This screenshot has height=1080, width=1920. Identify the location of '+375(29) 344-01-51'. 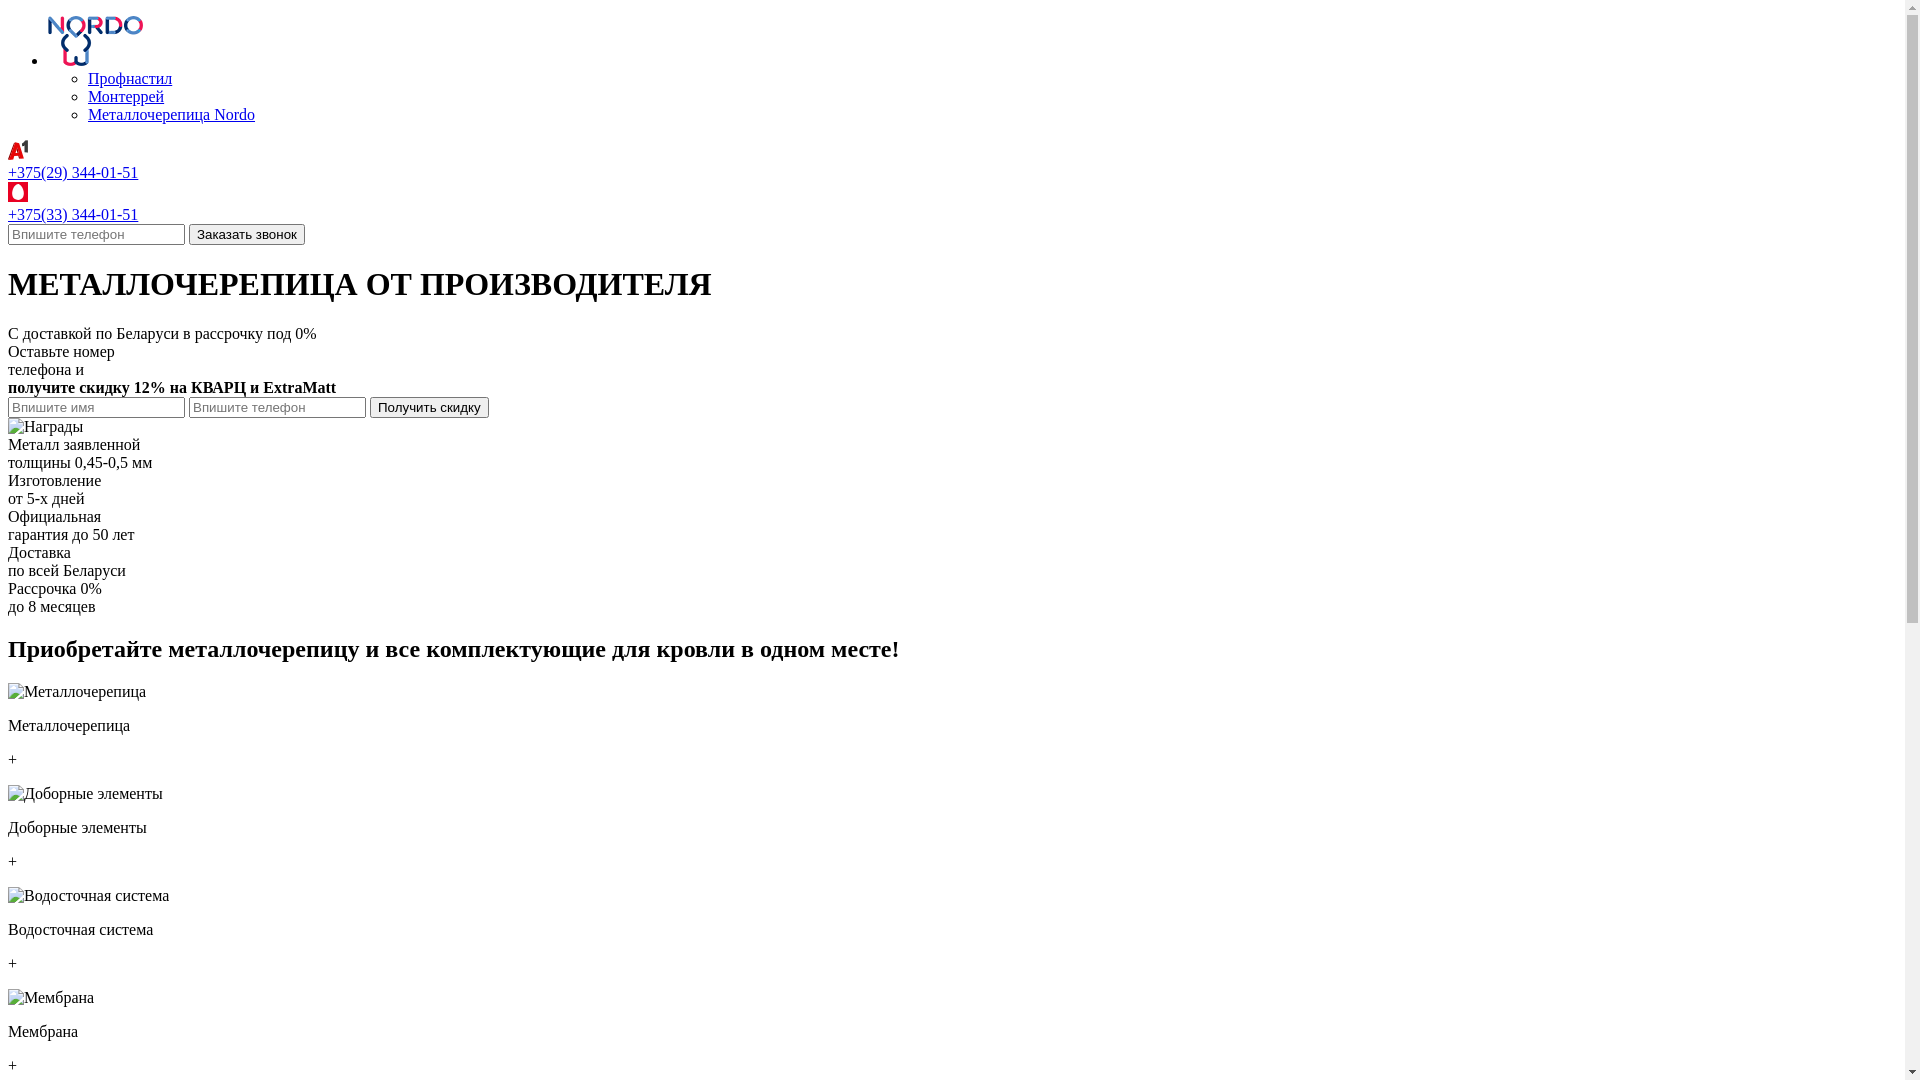
(72, 171).